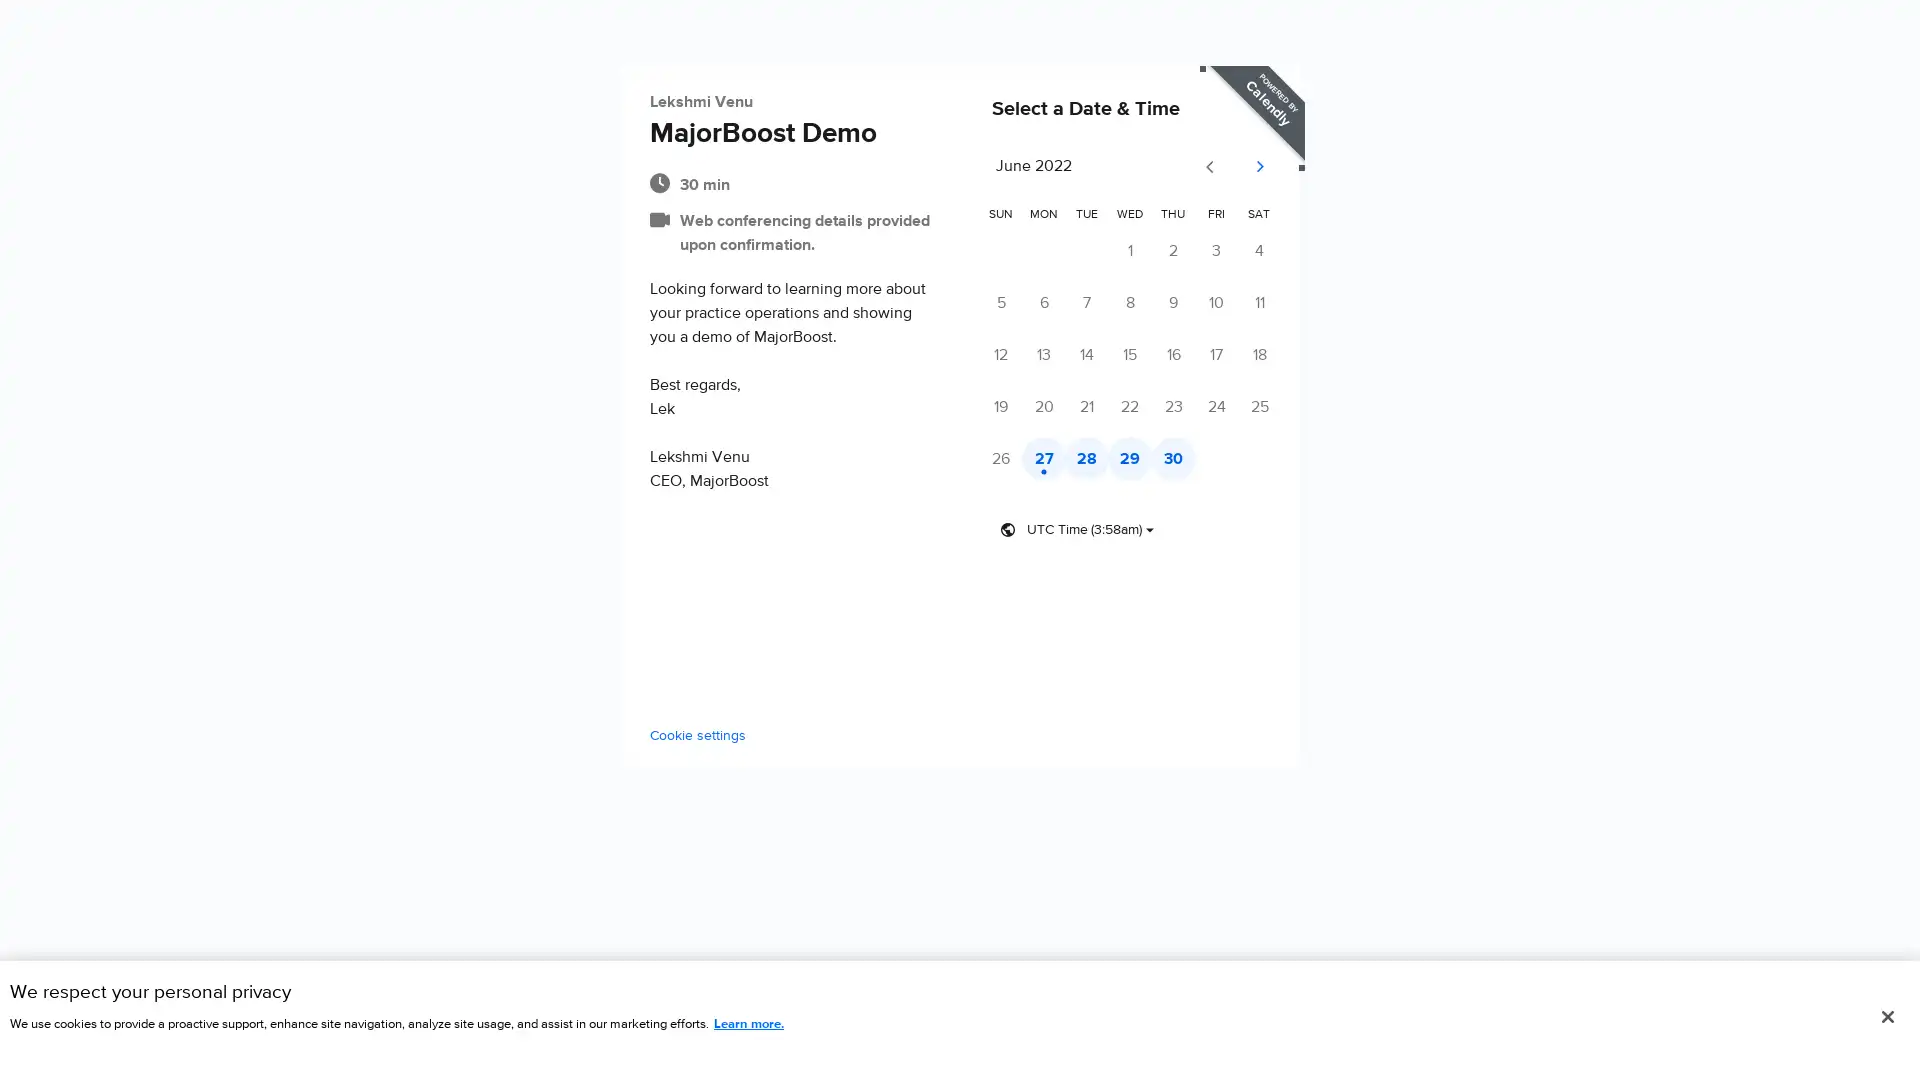 This screenshot has width=1920, height=1080. What do you see at coordinates (1261, 250) in the screenshot?
I see `Friday, June 3 - No times available` at bounding box center [1261, 250].